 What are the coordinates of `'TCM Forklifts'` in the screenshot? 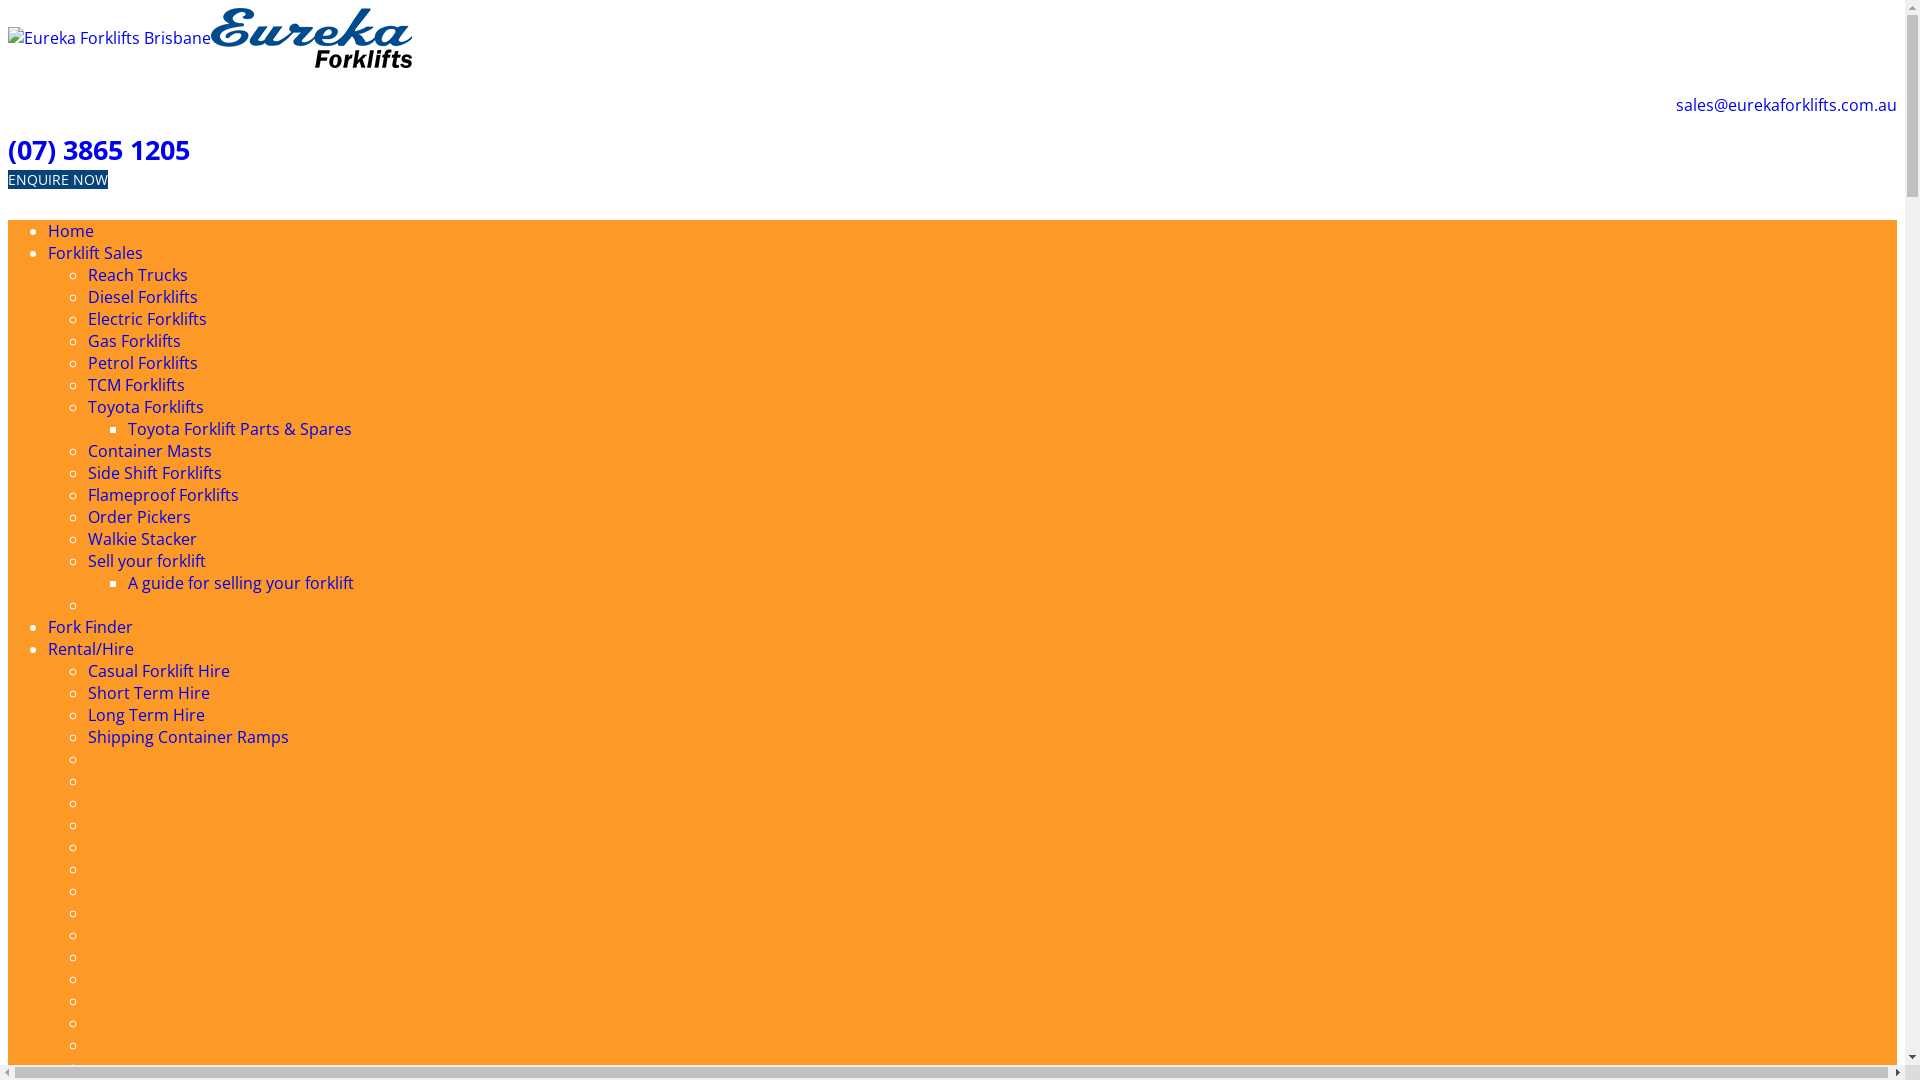 It's located at (135, 385).